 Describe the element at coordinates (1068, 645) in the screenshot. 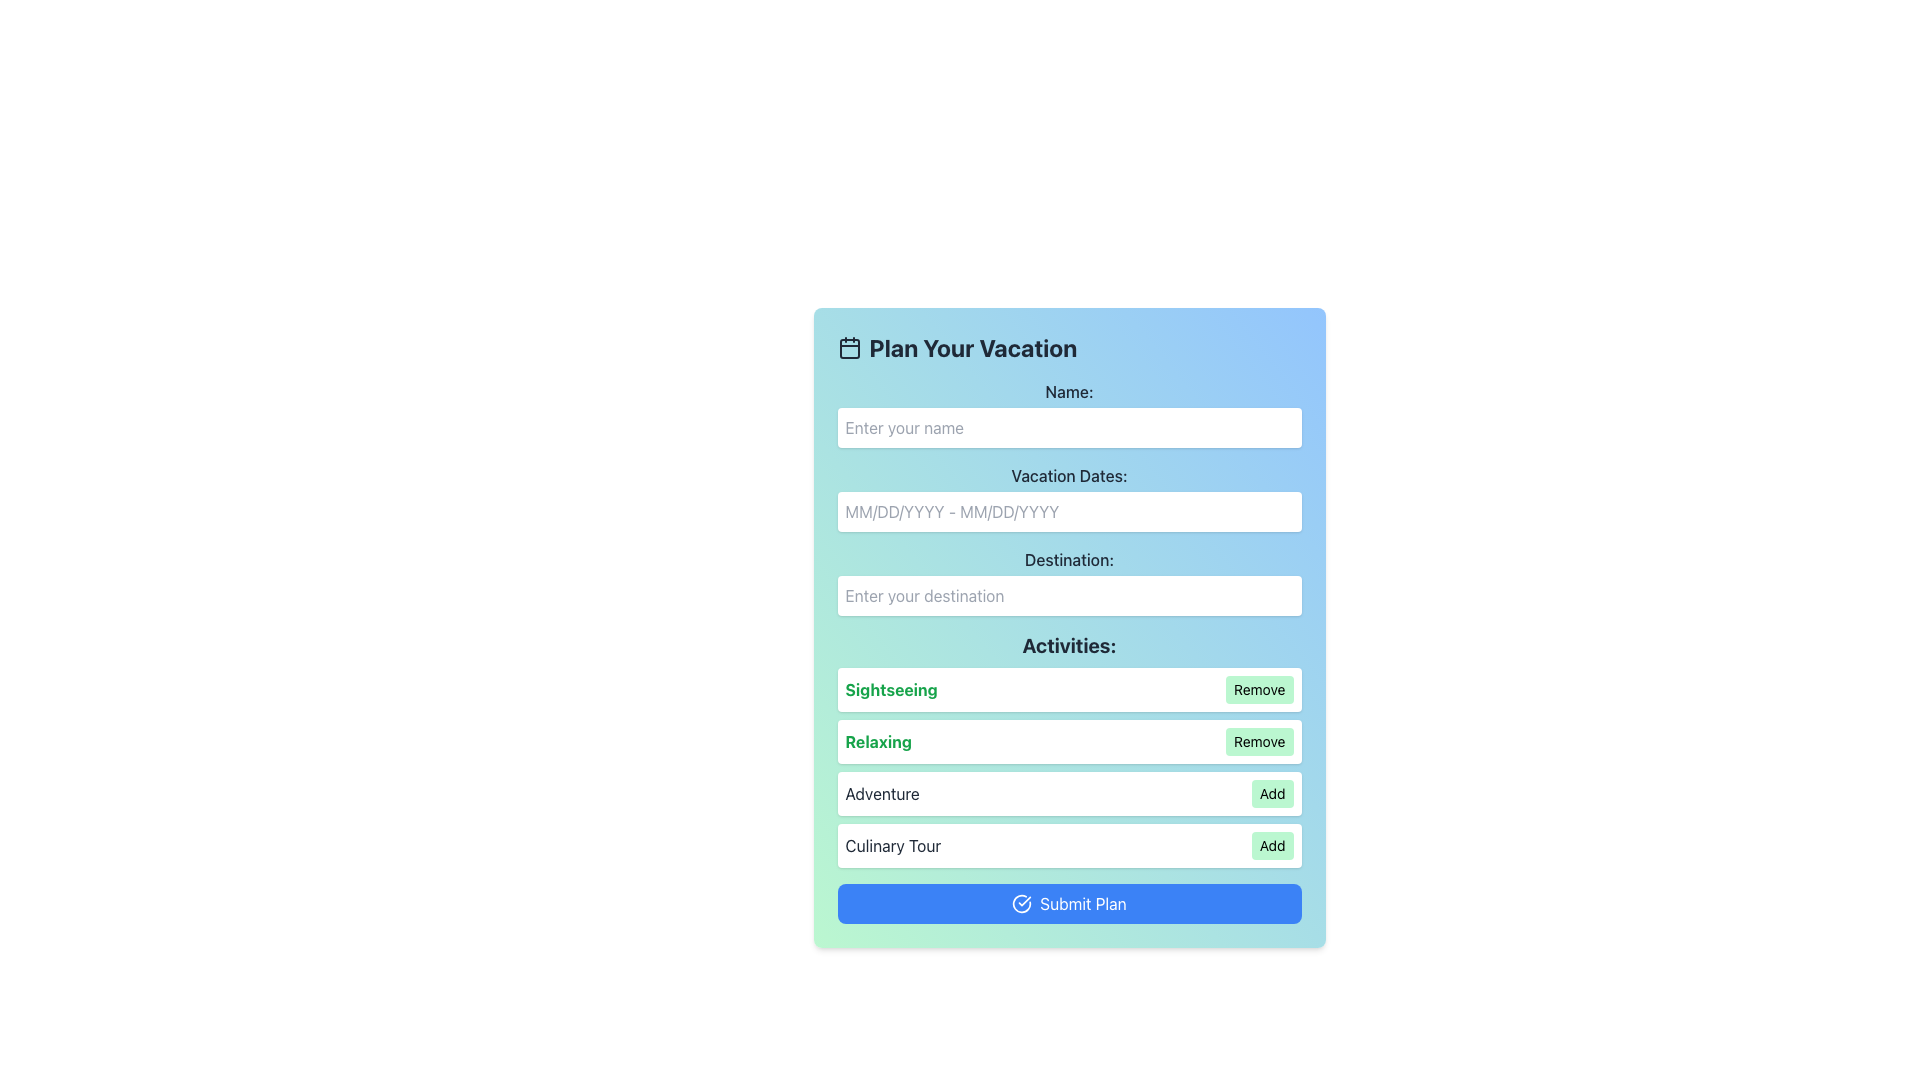

I see `the 'Activities' Text Label, which serves as a header indicating the content below related to various activities` at that location.